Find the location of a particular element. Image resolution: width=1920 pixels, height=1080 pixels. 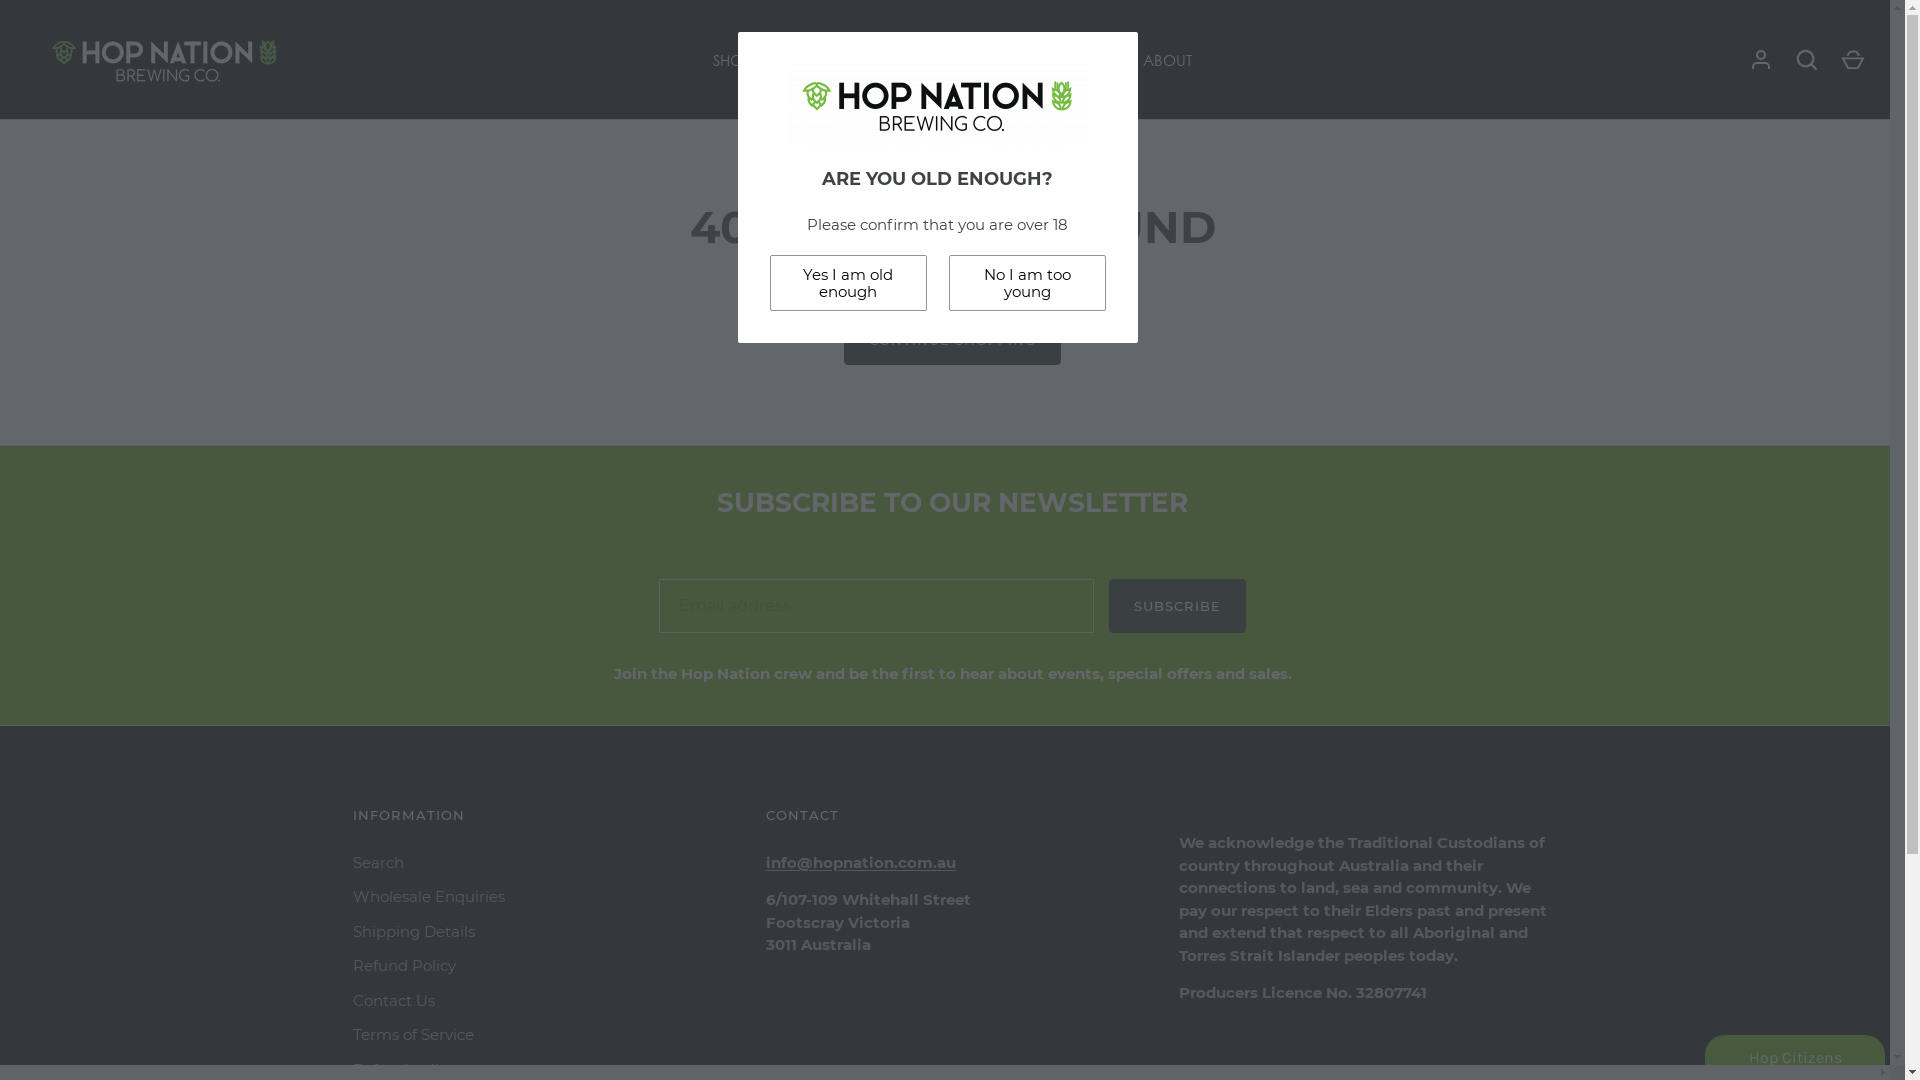

'SUBSCRIBE' is located at coordinates (1177, 604).